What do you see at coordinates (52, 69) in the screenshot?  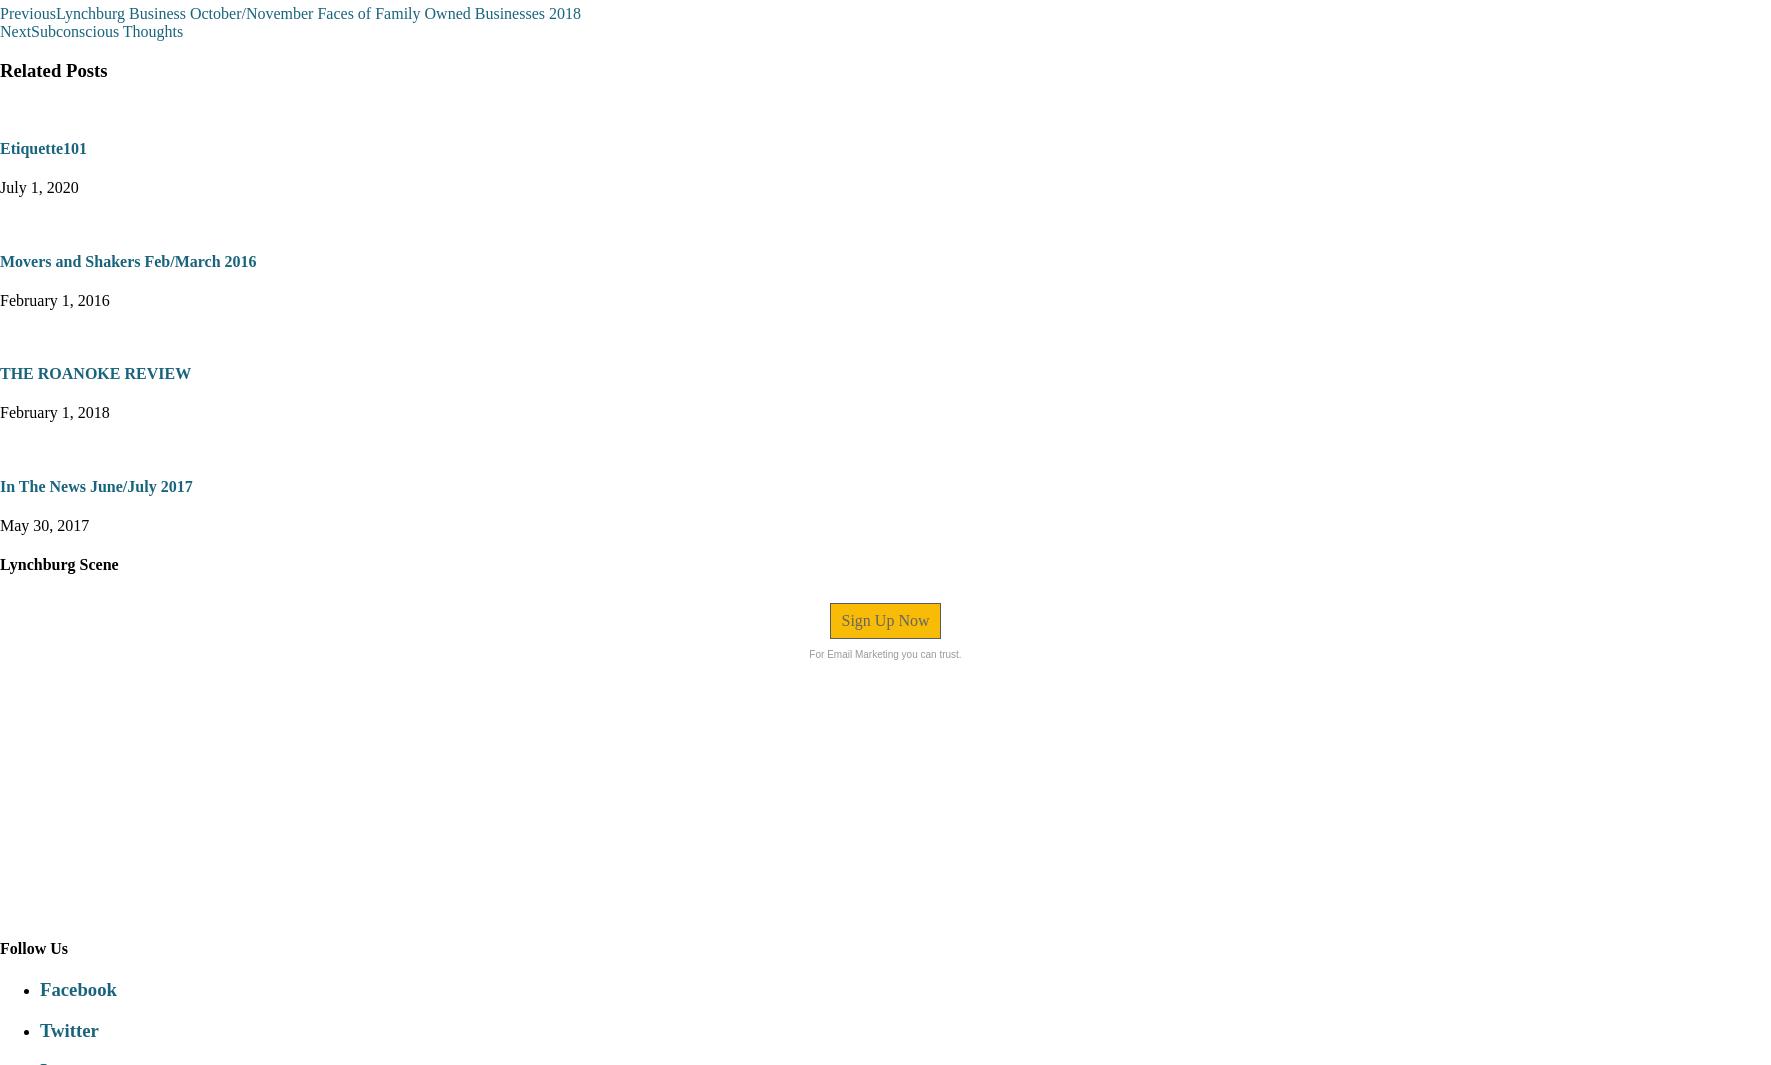 I see `'Related Posts'` at bounding box center [52, 69].